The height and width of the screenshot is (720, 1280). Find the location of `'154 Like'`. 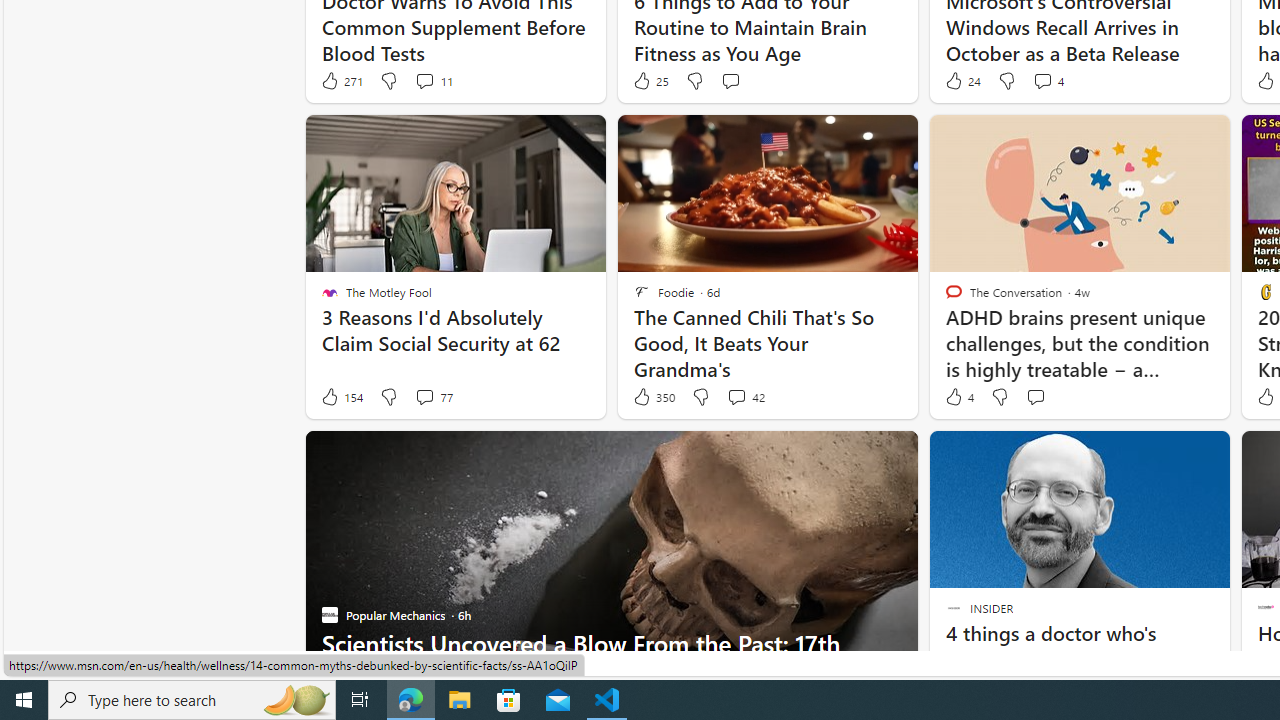

'154 Like' is located at coordinates (341, 397).